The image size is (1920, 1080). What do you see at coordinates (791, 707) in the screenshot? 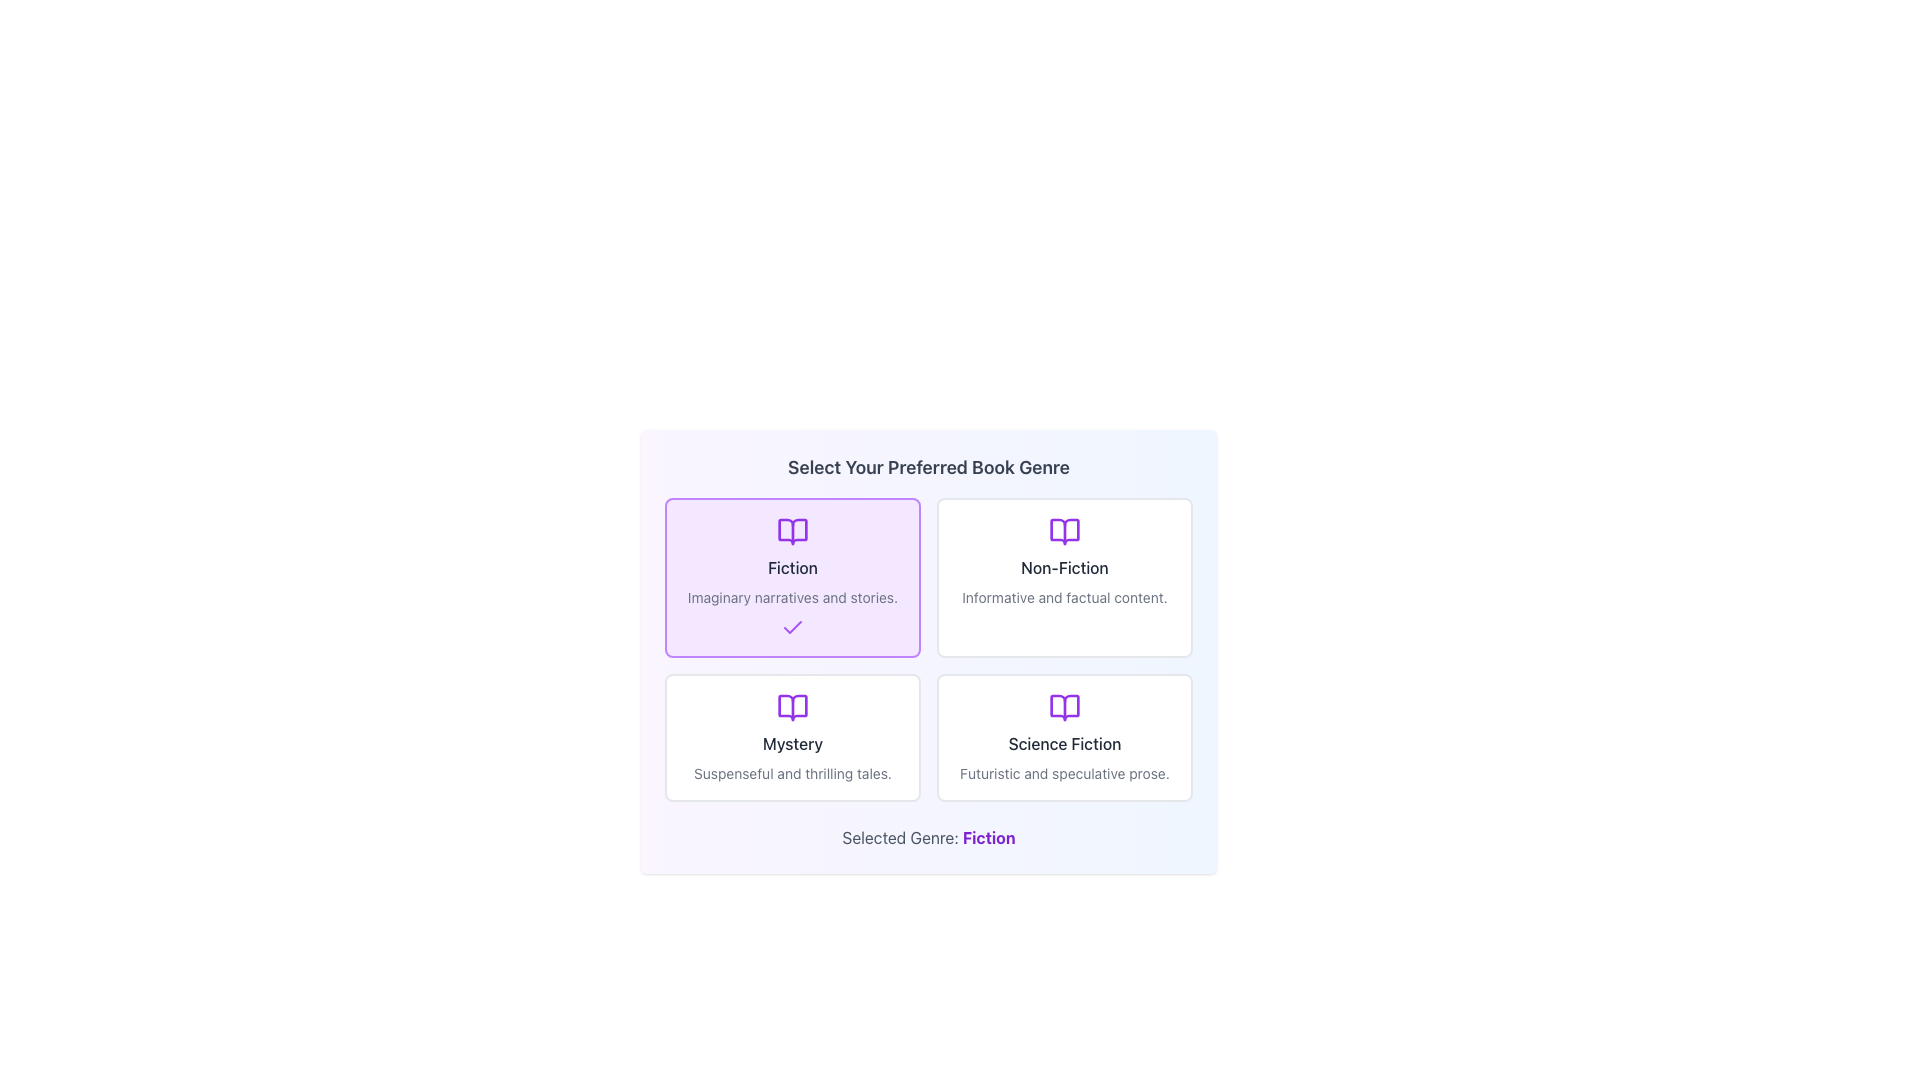
I see `the purple open book icon located within the 'Mystery' category card, which is centered above the text 'Mystery' and 'Suspenseful and thrilling tales.'` at bounding box center [791, 707].